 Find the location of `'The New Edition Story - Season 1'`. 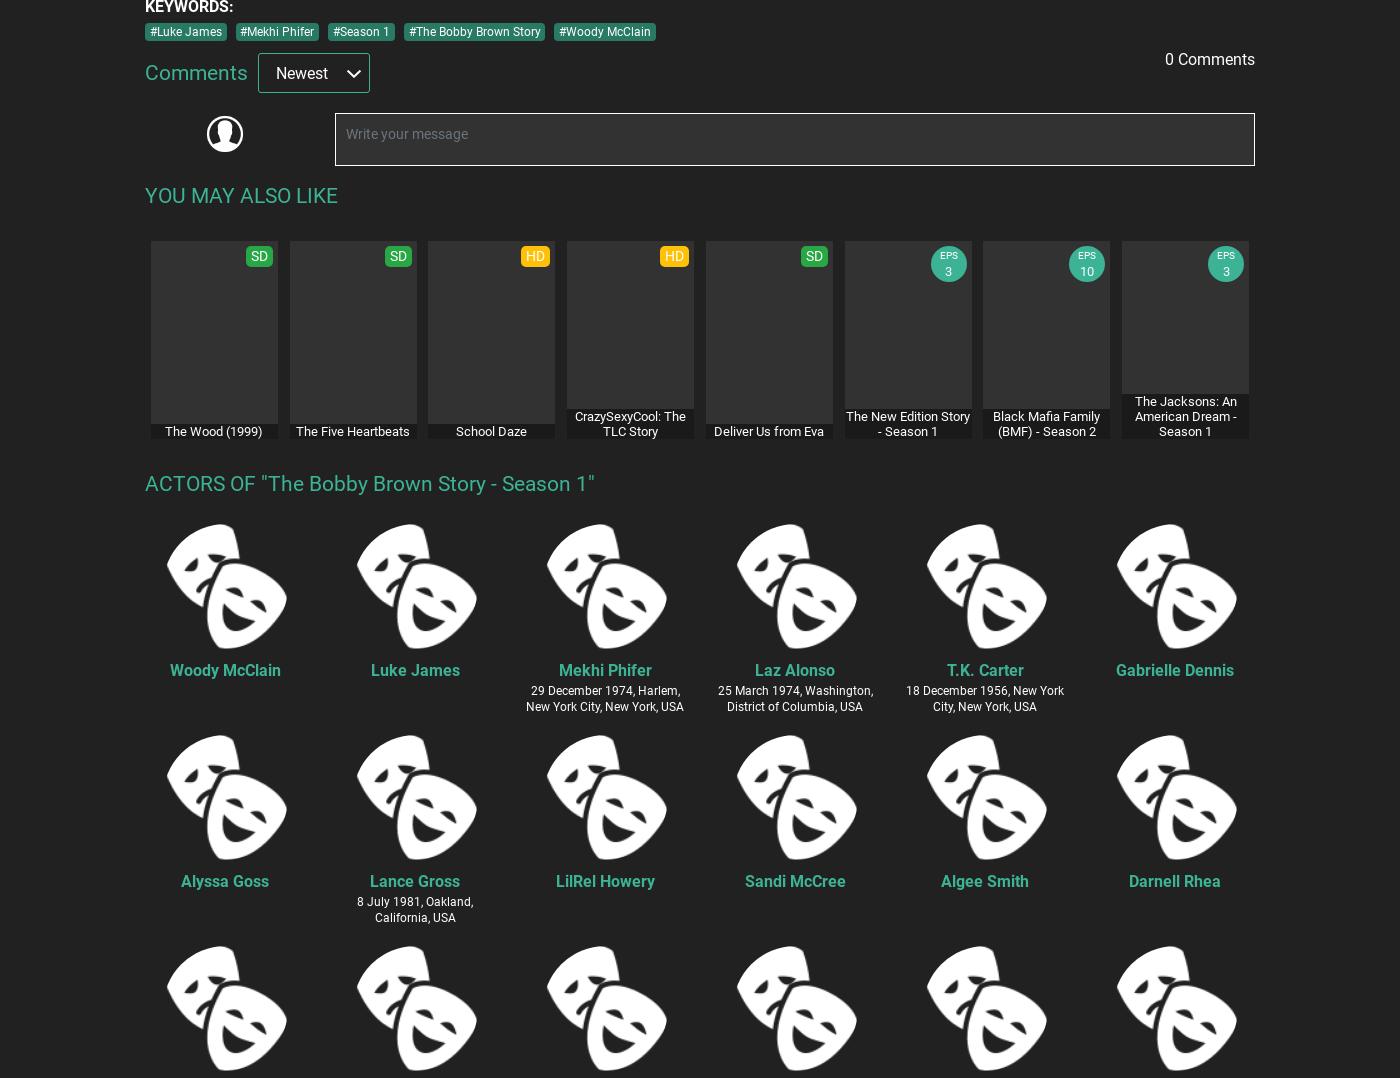

'The New Edition Story - Season 1' is located at coordinates (908, 422).